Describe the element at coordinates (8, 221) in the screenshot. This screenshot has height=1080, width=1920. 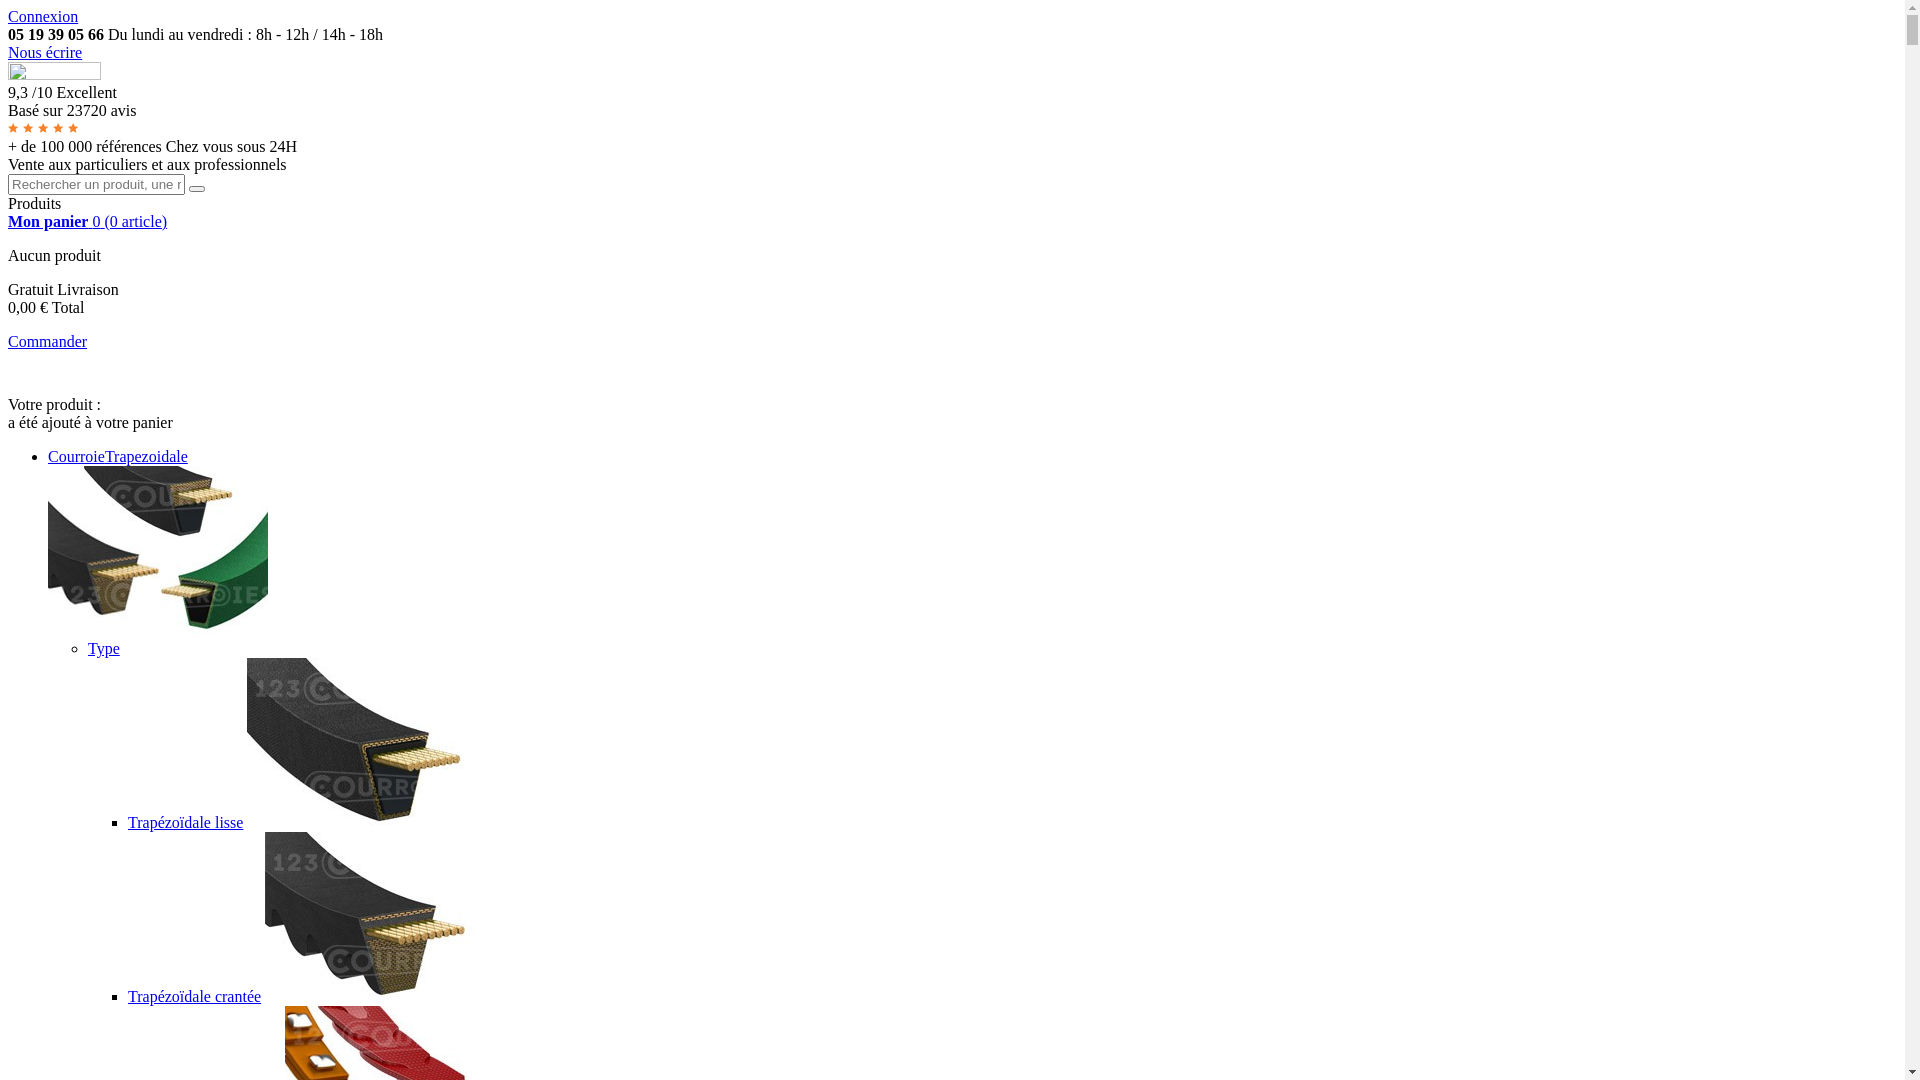
I see `'Mon panier 0 (0 article)'` at that location.